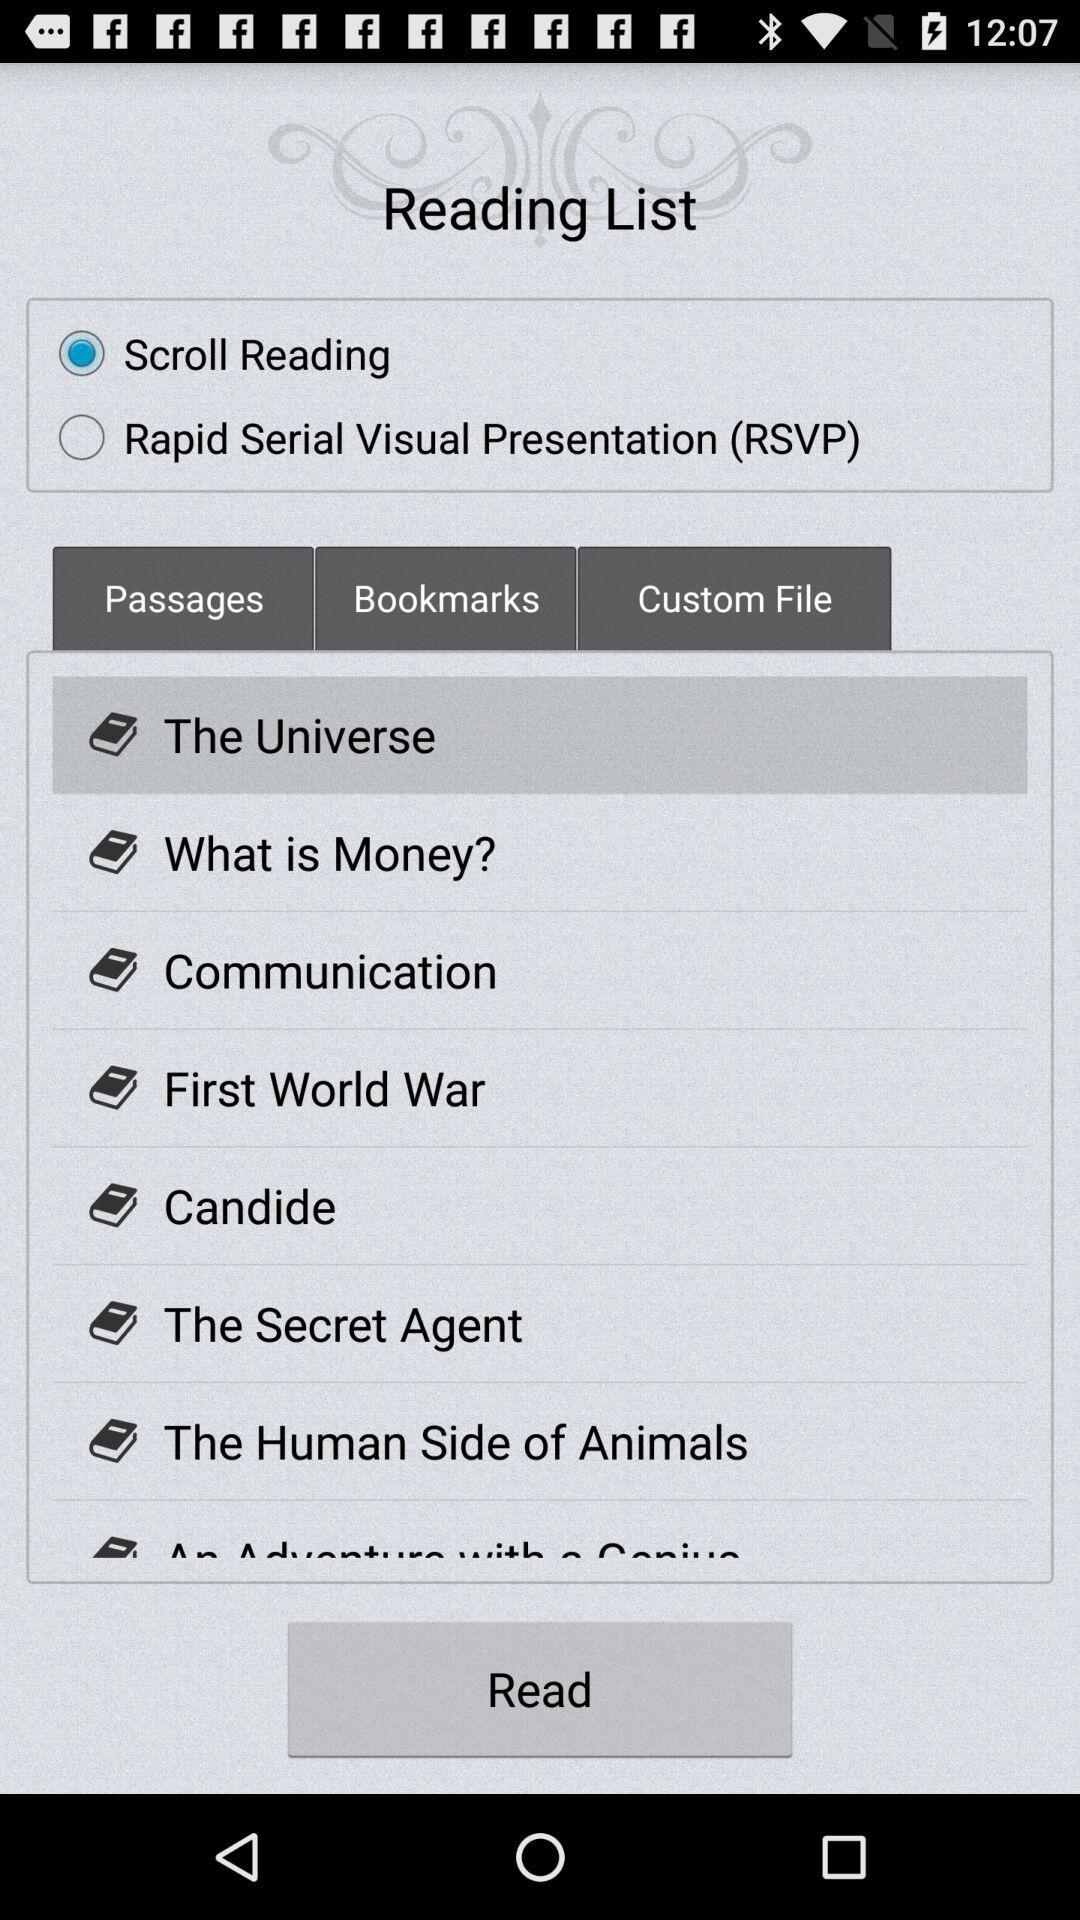 The height and width of the screenshot is (1920, 1080). Describe the element at coordinates (183, 596) in the screenshot. I see `the passages` at that location.